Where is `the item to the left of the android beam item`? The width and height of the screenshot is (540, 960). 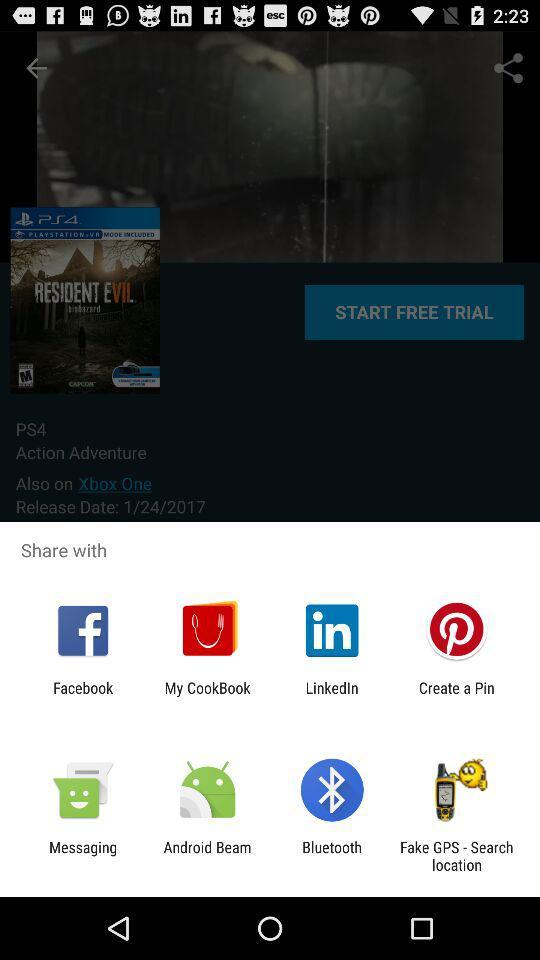 the item to the left of the android beam item is located at coordinates (82, 855).